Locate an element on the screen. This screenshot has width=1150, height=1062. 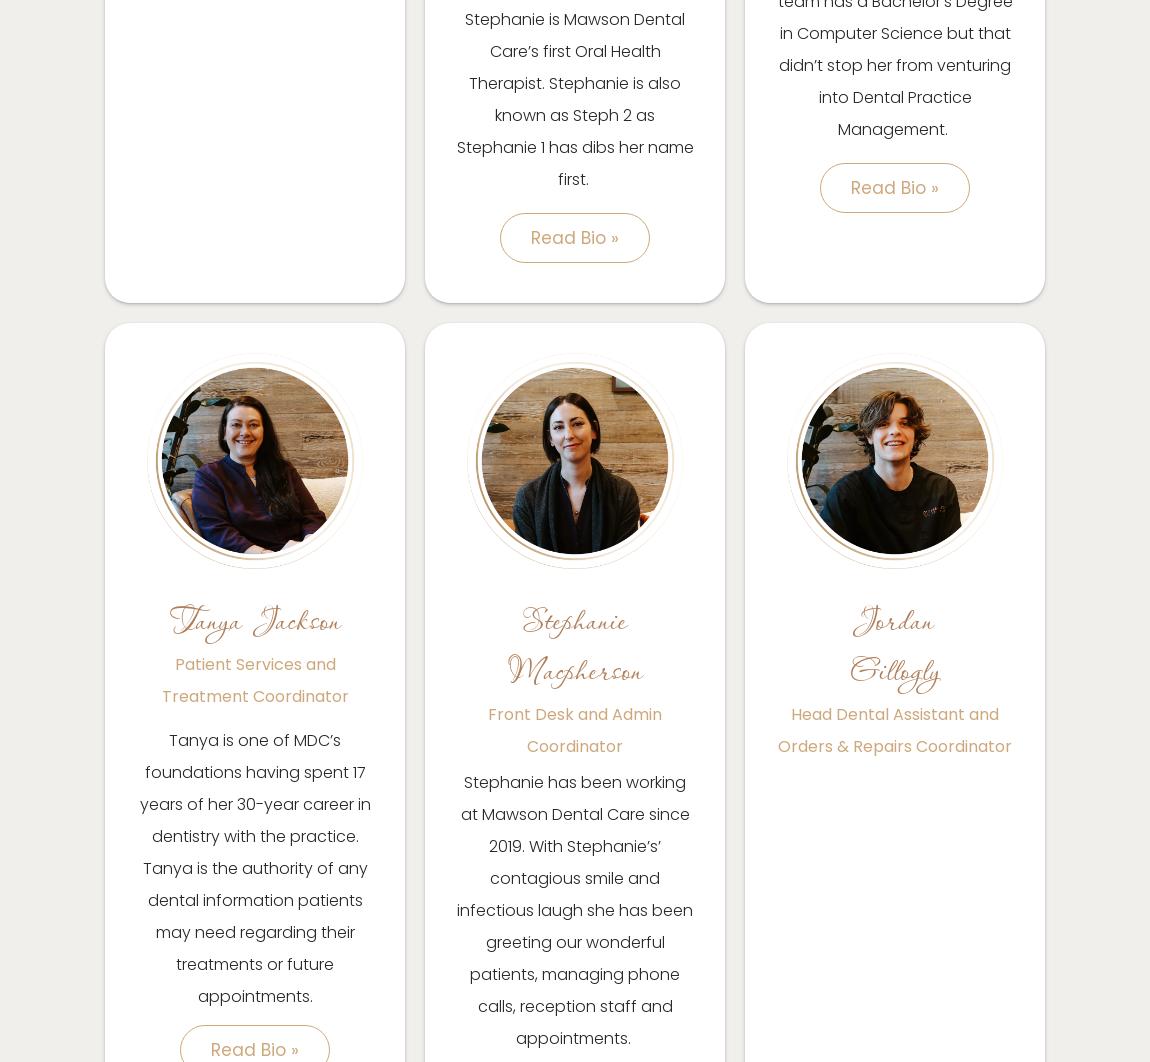
'Head Dental Assistant and Orders & Repairs Coordinator' is located at coordinates (895, 729).